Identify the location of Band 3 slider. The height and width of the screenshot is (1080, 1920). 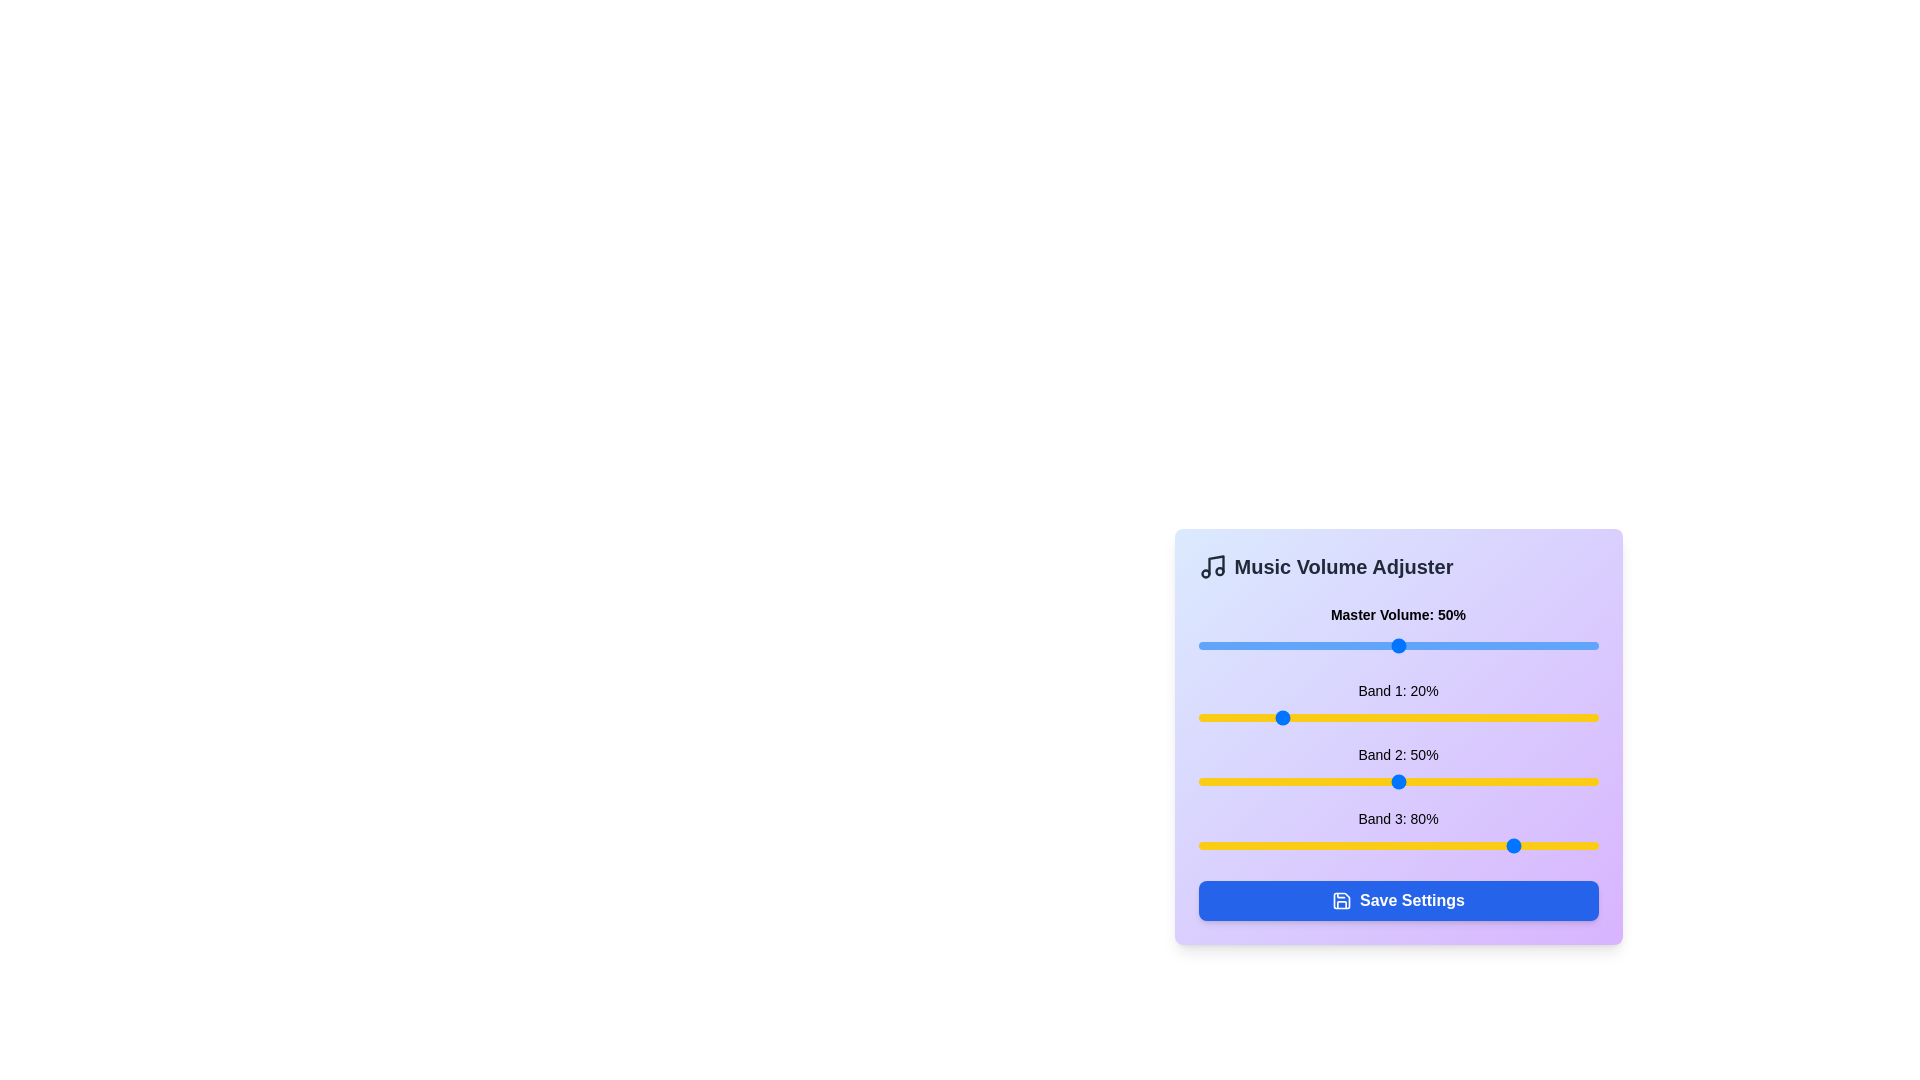
(1245, 845).